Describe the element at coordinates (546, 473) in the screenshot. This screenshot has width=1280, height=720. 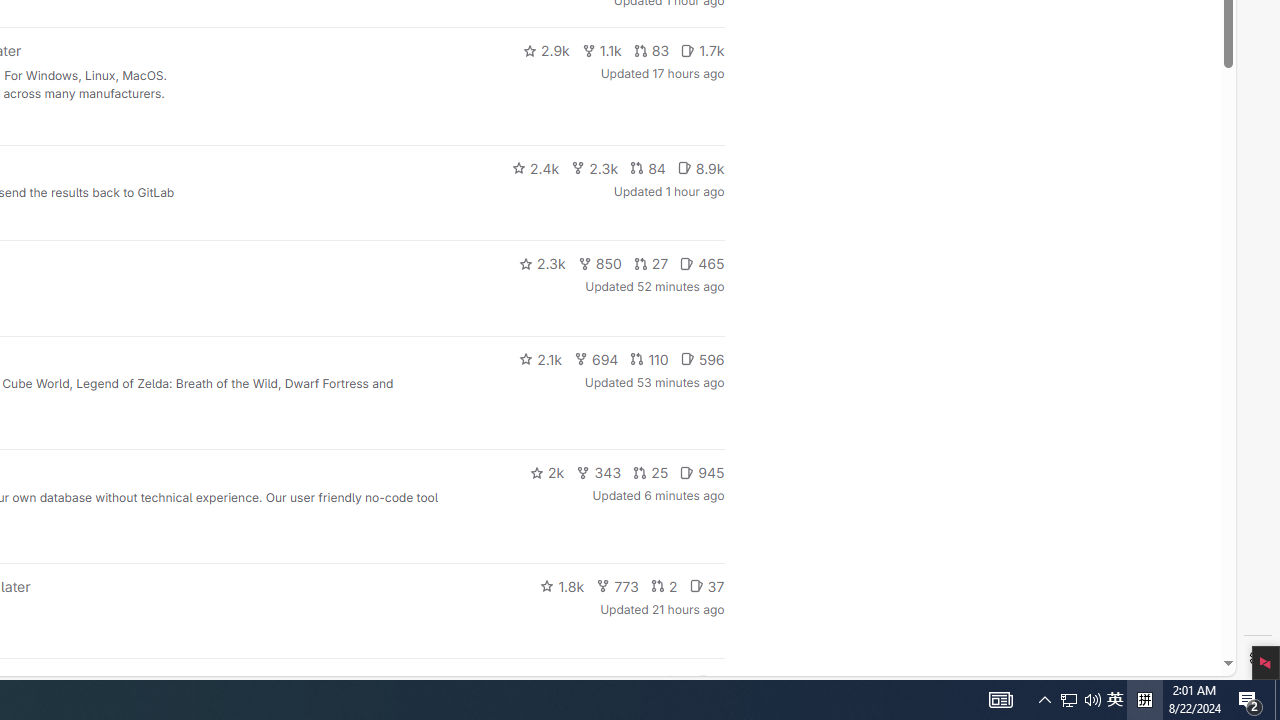
I see `'2k'` at that location.